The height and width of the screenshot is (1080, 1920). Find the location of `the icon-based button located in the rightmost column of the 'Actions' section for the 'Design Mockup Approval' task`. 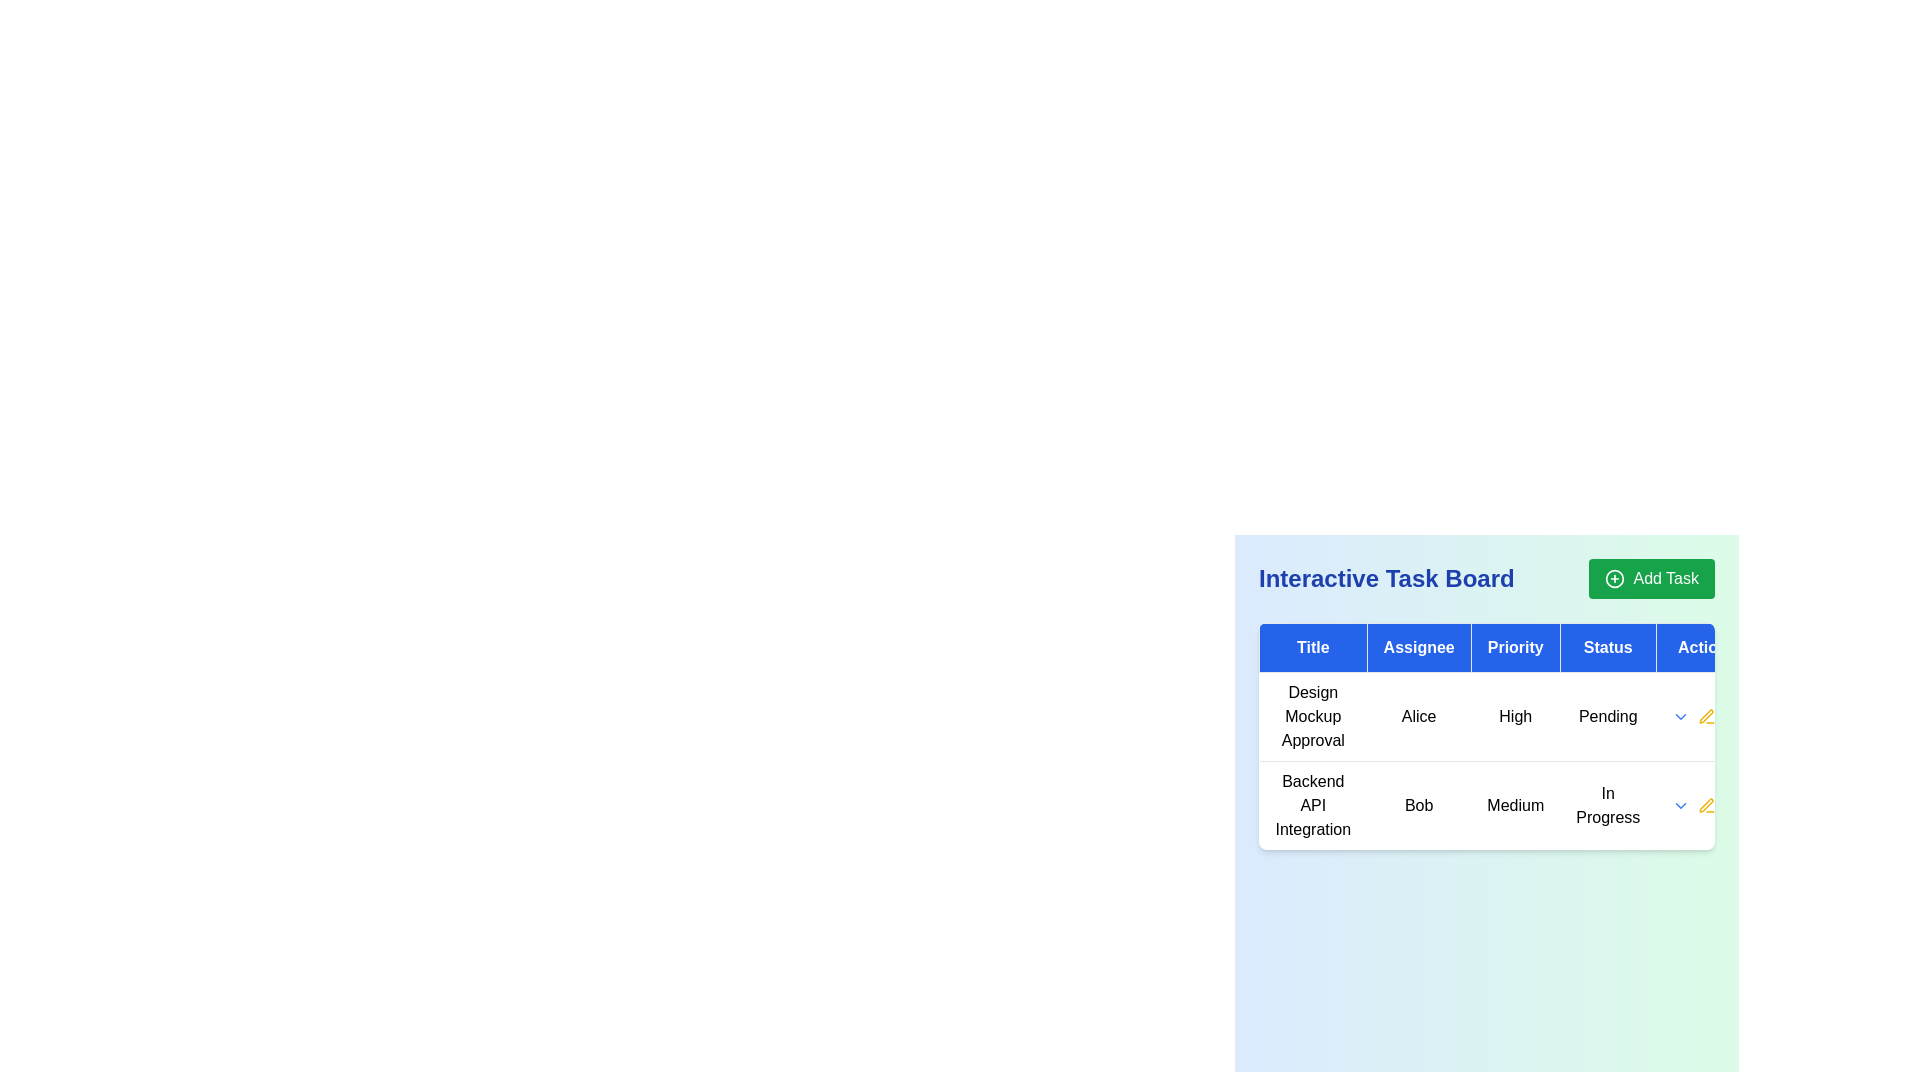

the icon-based button located in the rightmost column of the 'Actions' section for the 'Design Mockup Approval' task is located at coordinates (1706, 716).